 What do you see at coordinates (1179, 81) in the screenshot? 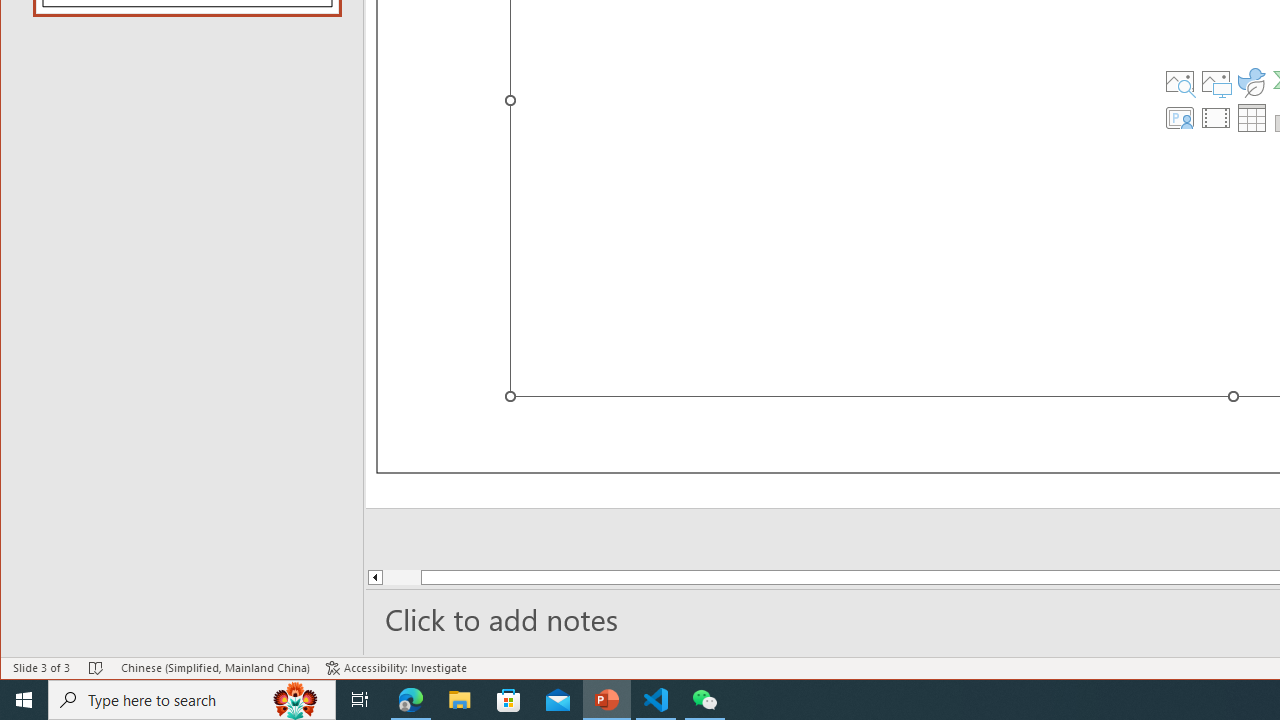
I see `'Stock Images'` at bounding box center [1179, 81].